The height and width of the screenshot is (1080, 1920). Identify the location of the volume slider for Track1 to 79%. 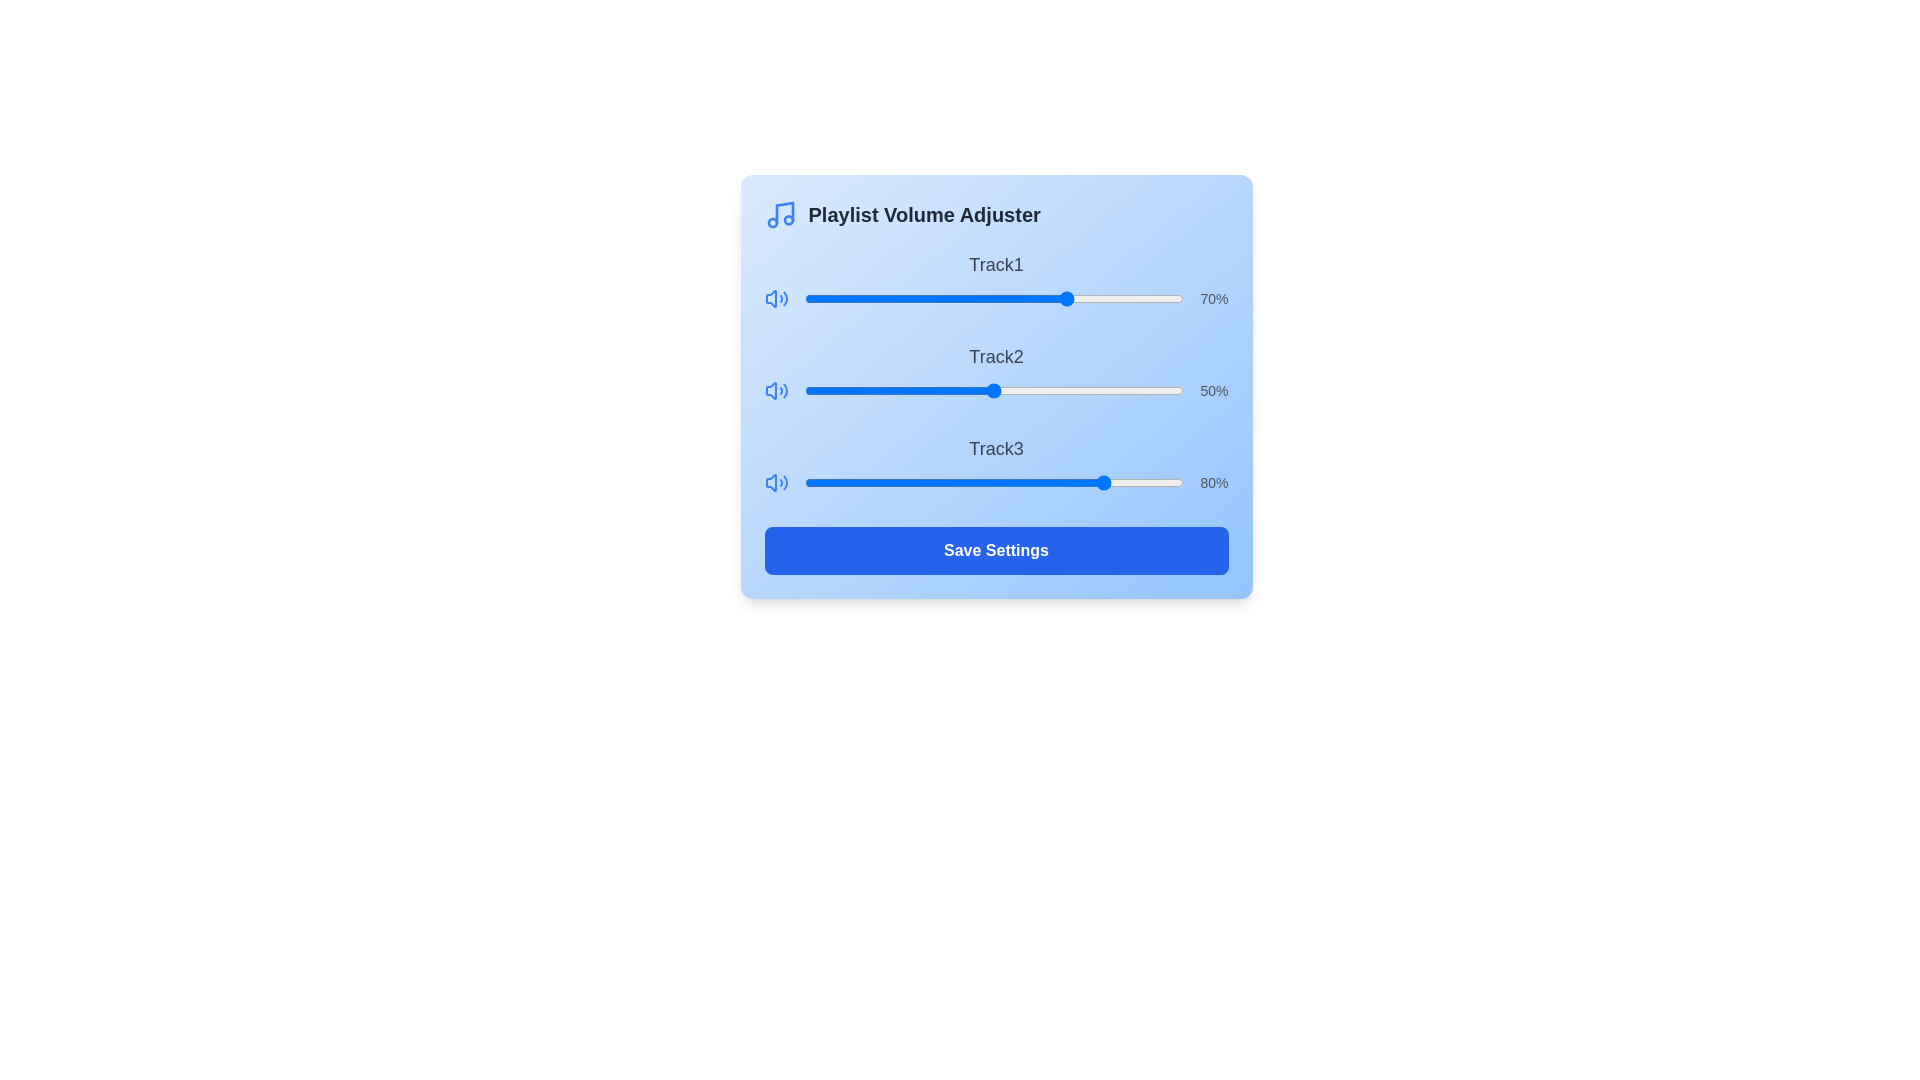
(1103, 299).